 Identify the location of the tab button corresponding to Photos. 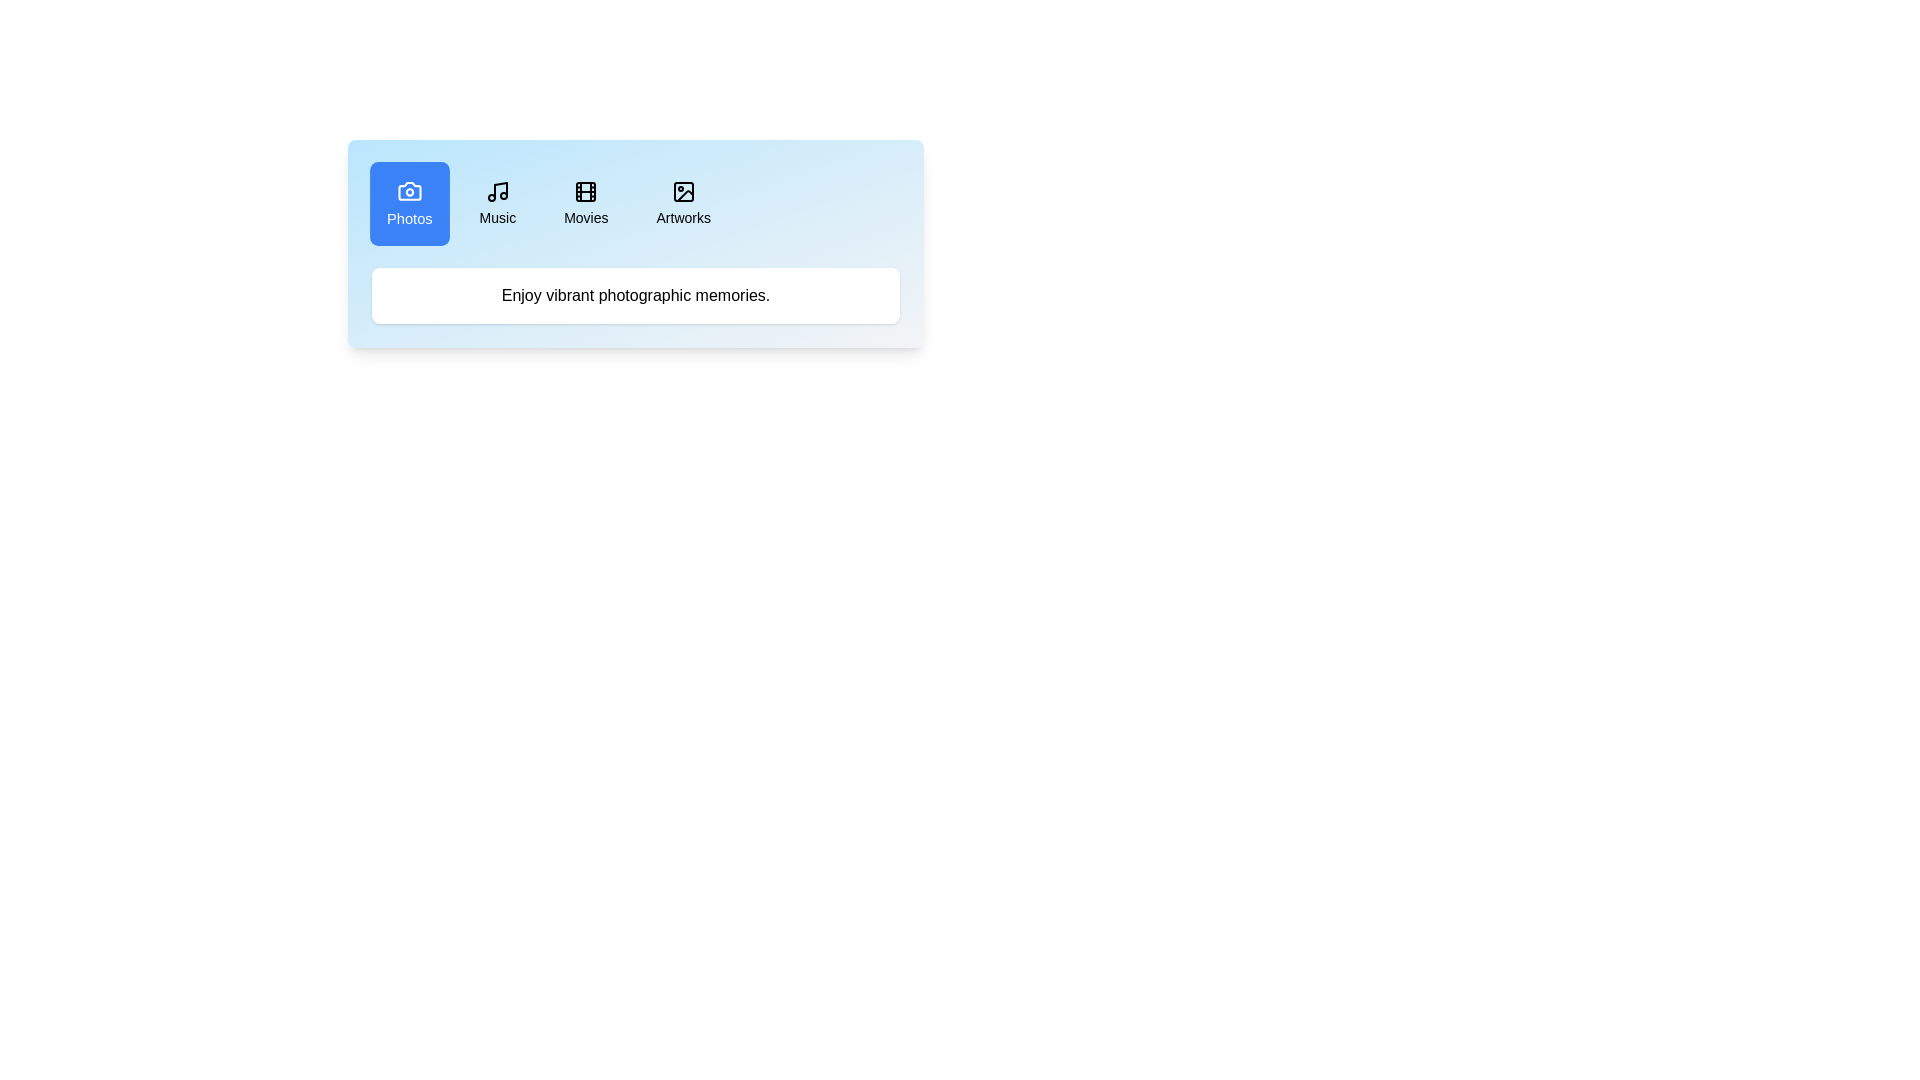
(408, 204).